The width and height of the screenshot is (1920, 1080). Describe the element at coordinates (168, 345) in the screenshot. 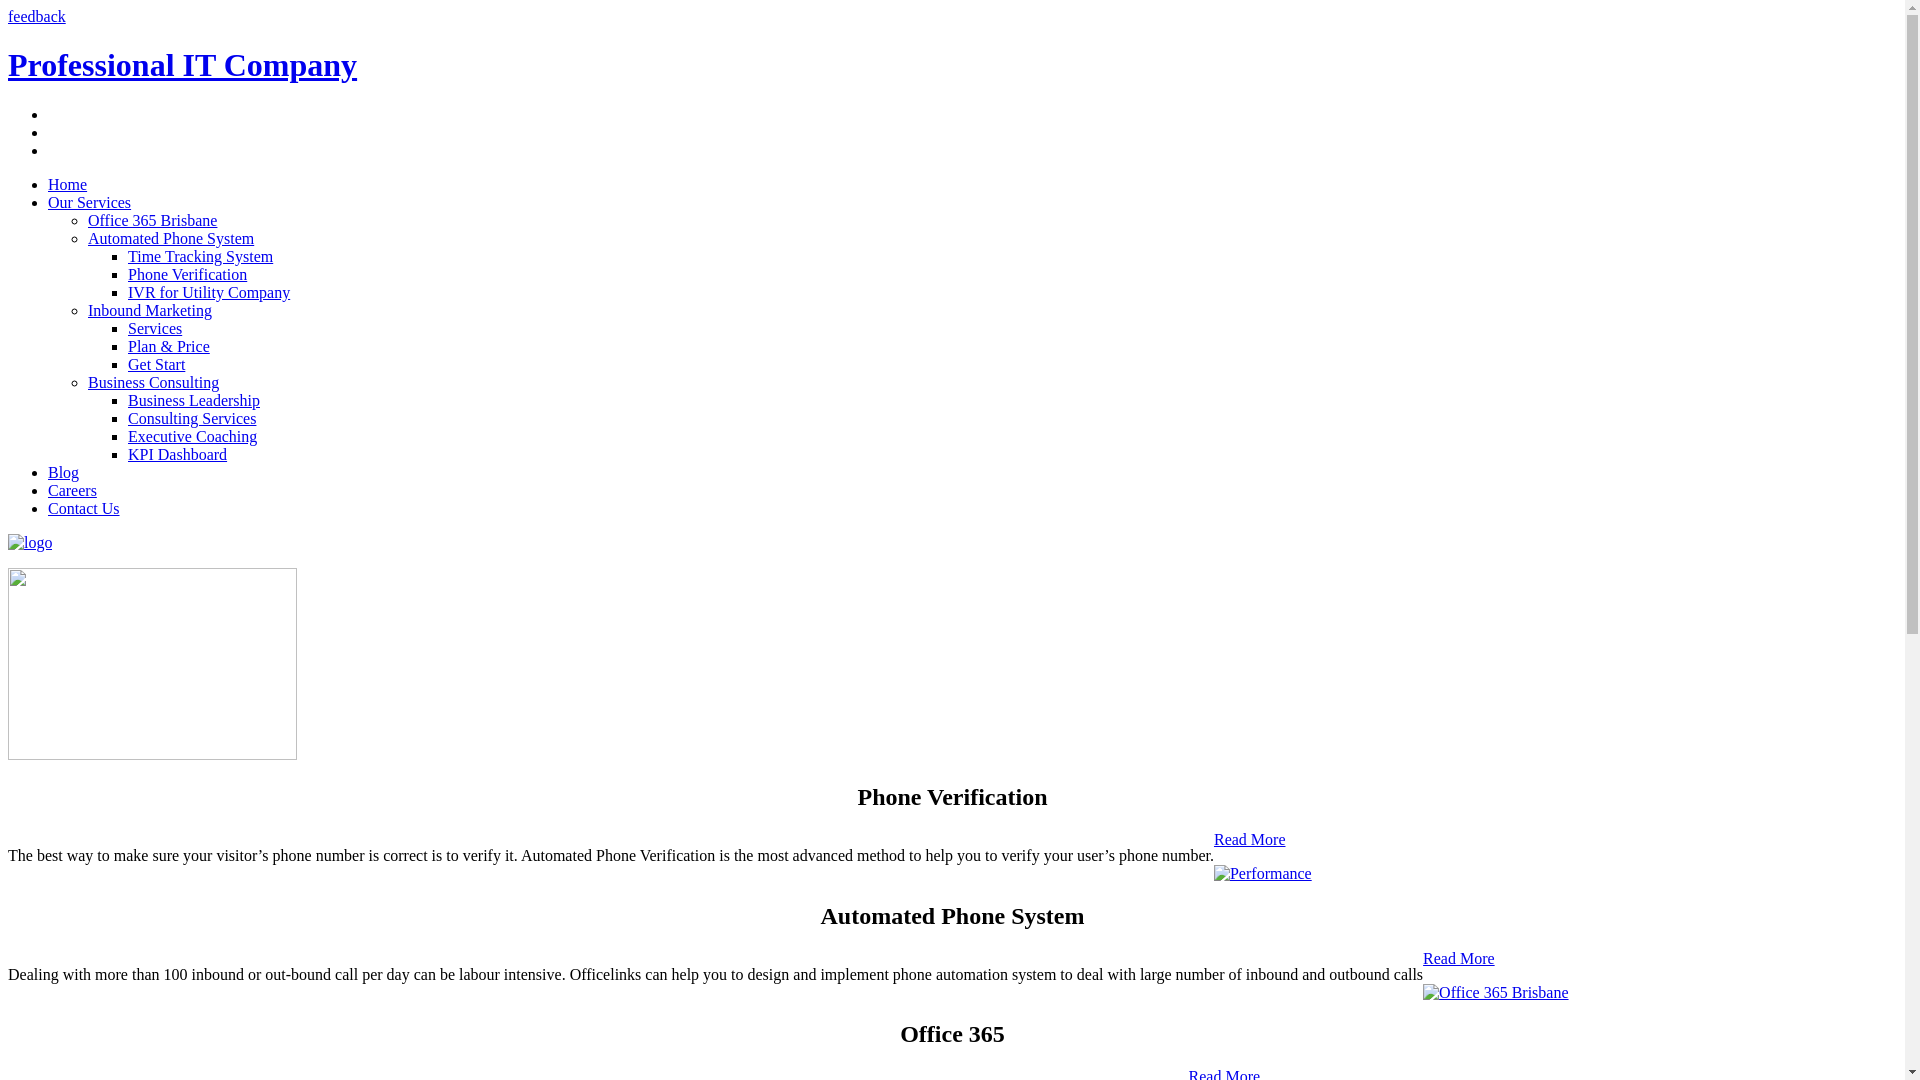

I see `'Plan & Price'` at that location.